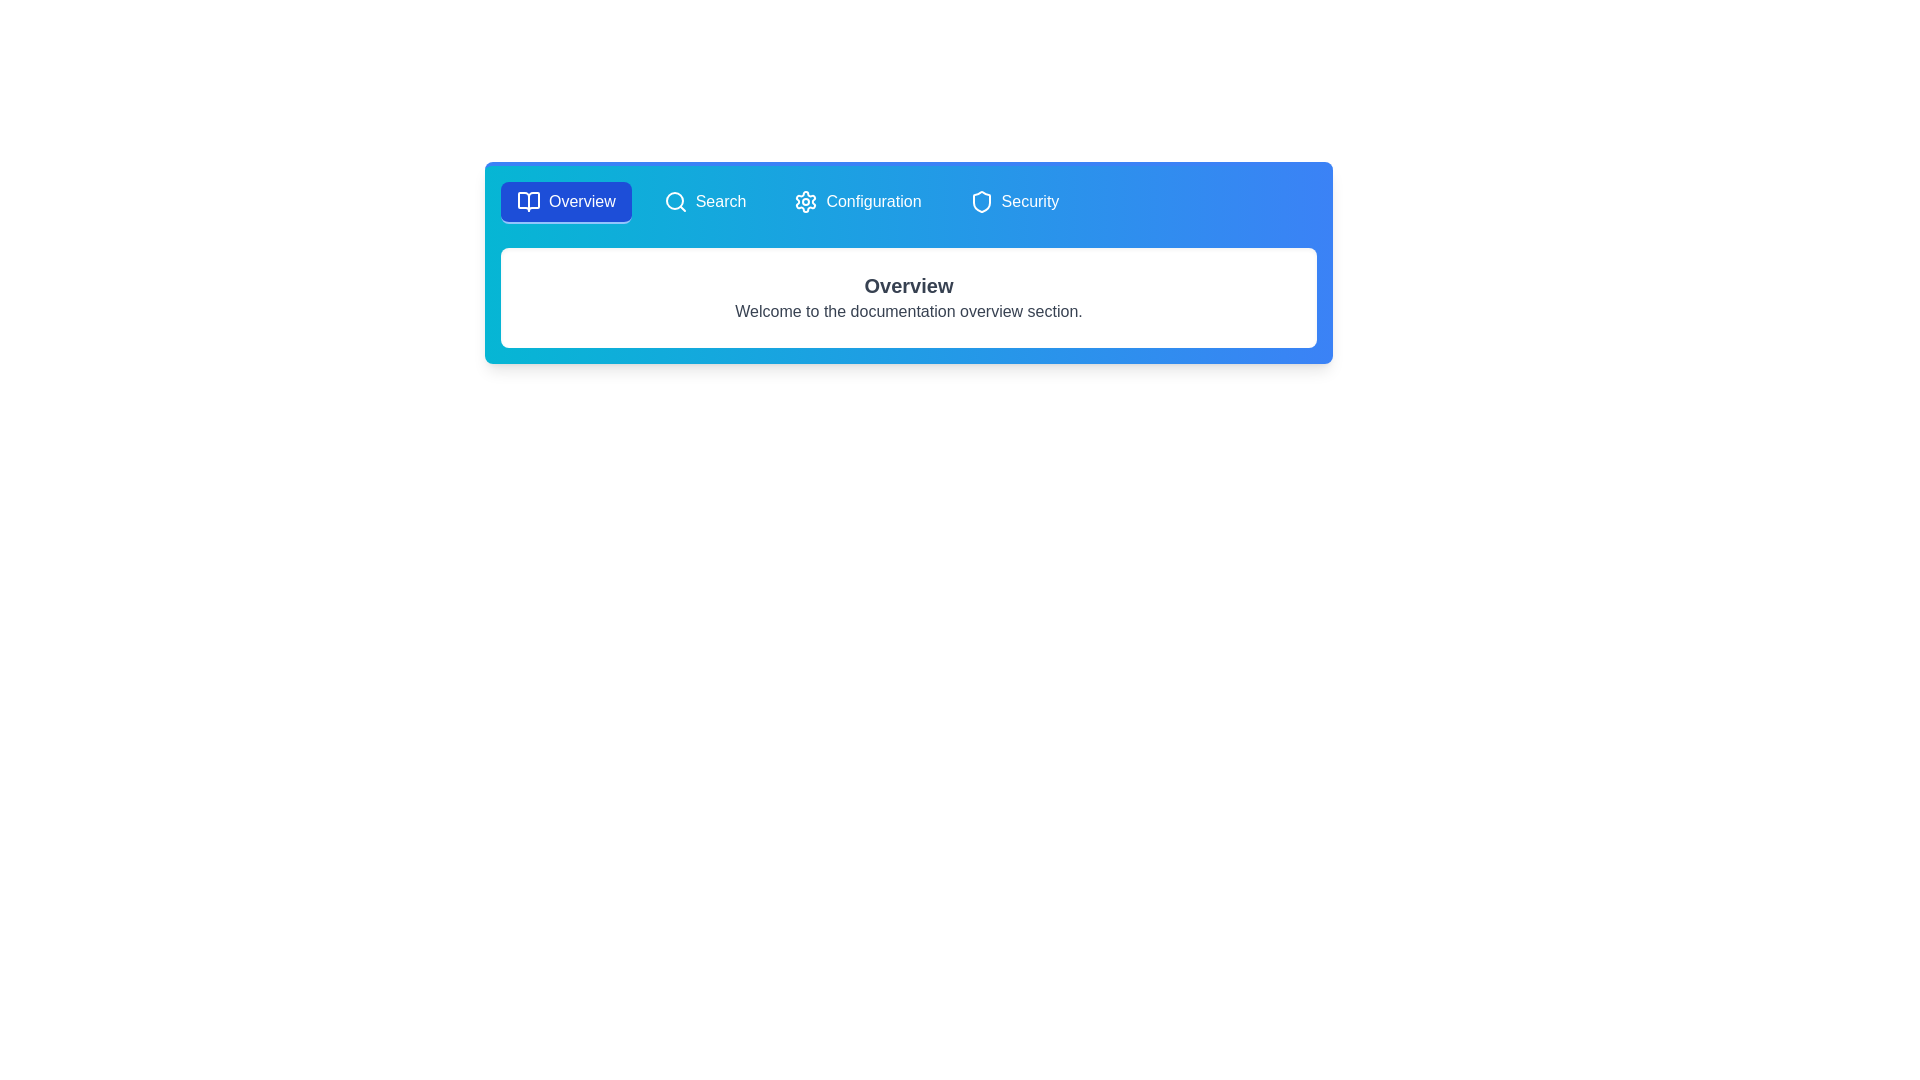 The image size is (1920, 1080). I want to click on the 'Search' text label in the navigation menu, which is displayed in white on a light blue background and is located next to the magnifying glass icon, so click(720, 201).